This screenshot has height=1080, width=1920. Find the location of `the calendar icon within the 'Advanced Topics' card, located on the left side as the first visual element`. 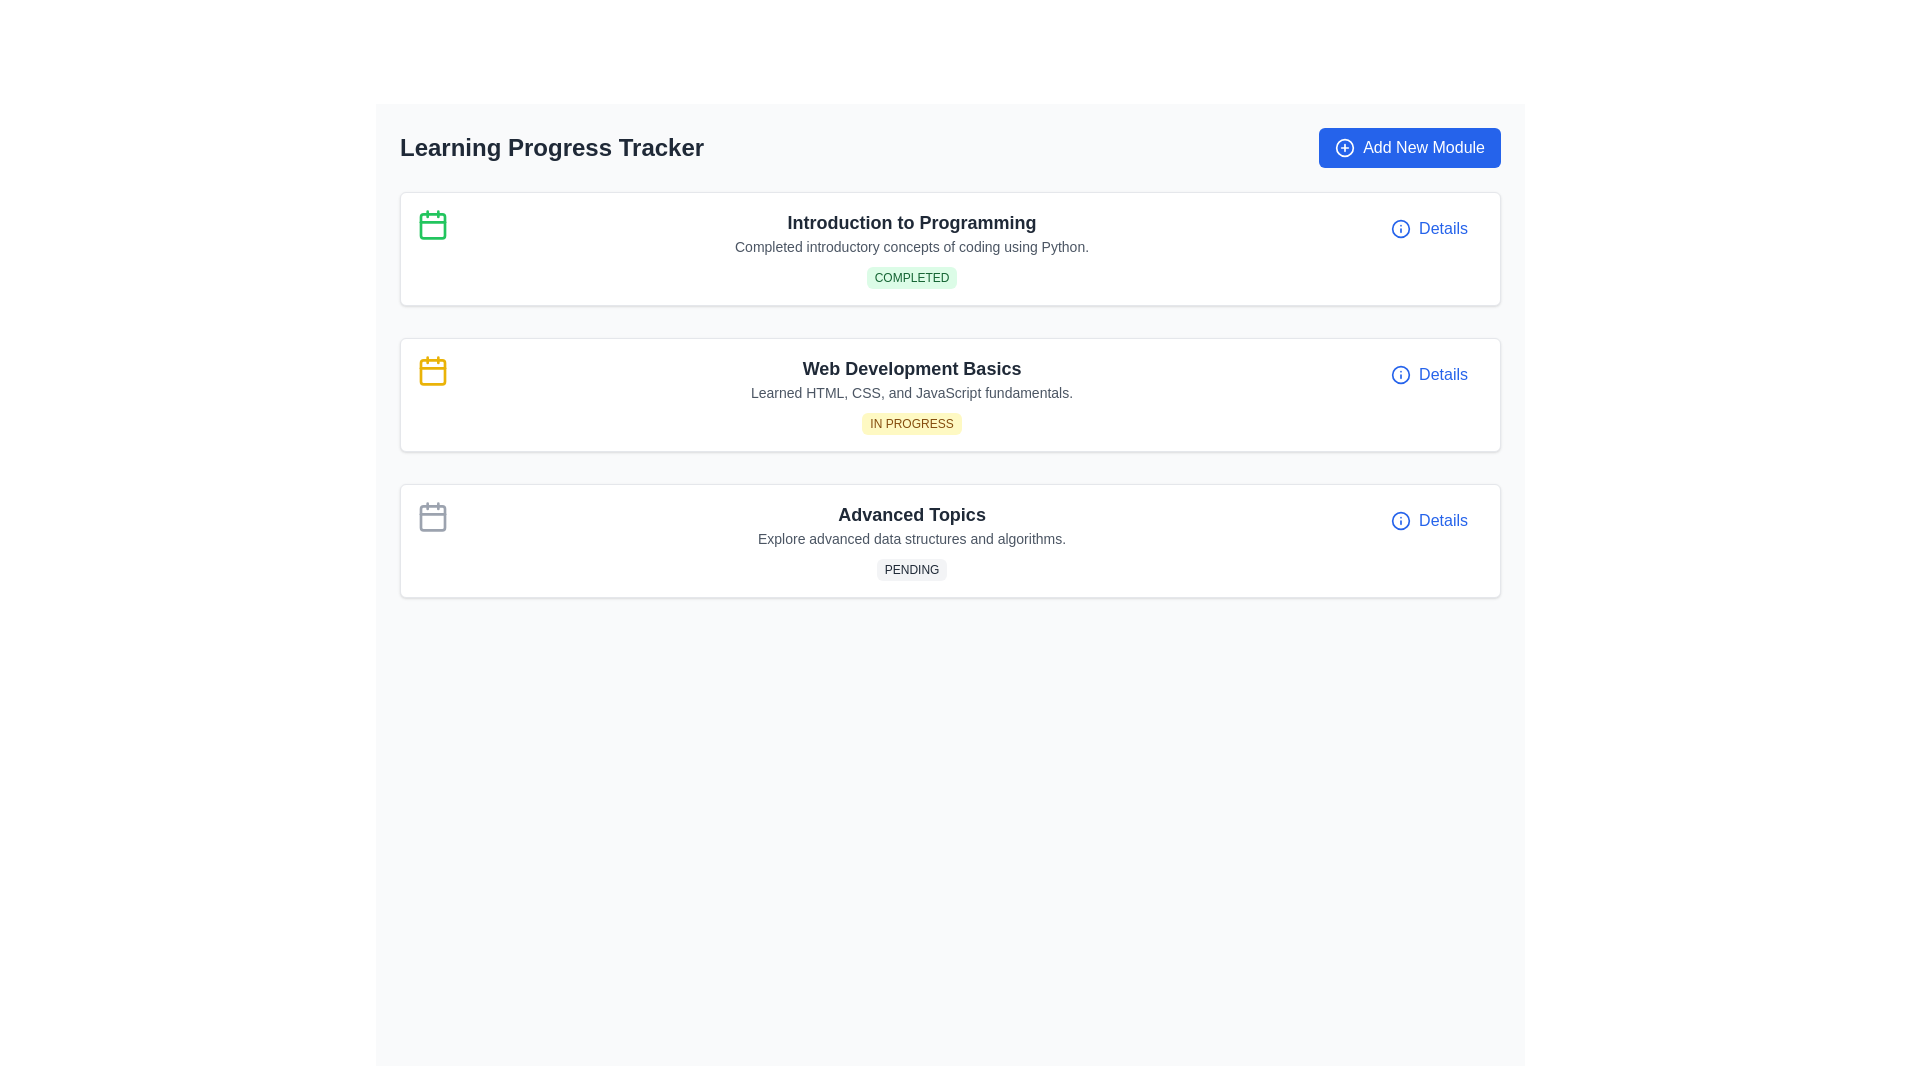

the calendar icon within the 'Advanced Topics' card, located on the left side as the first visual element is located at coordinates (431, 515).